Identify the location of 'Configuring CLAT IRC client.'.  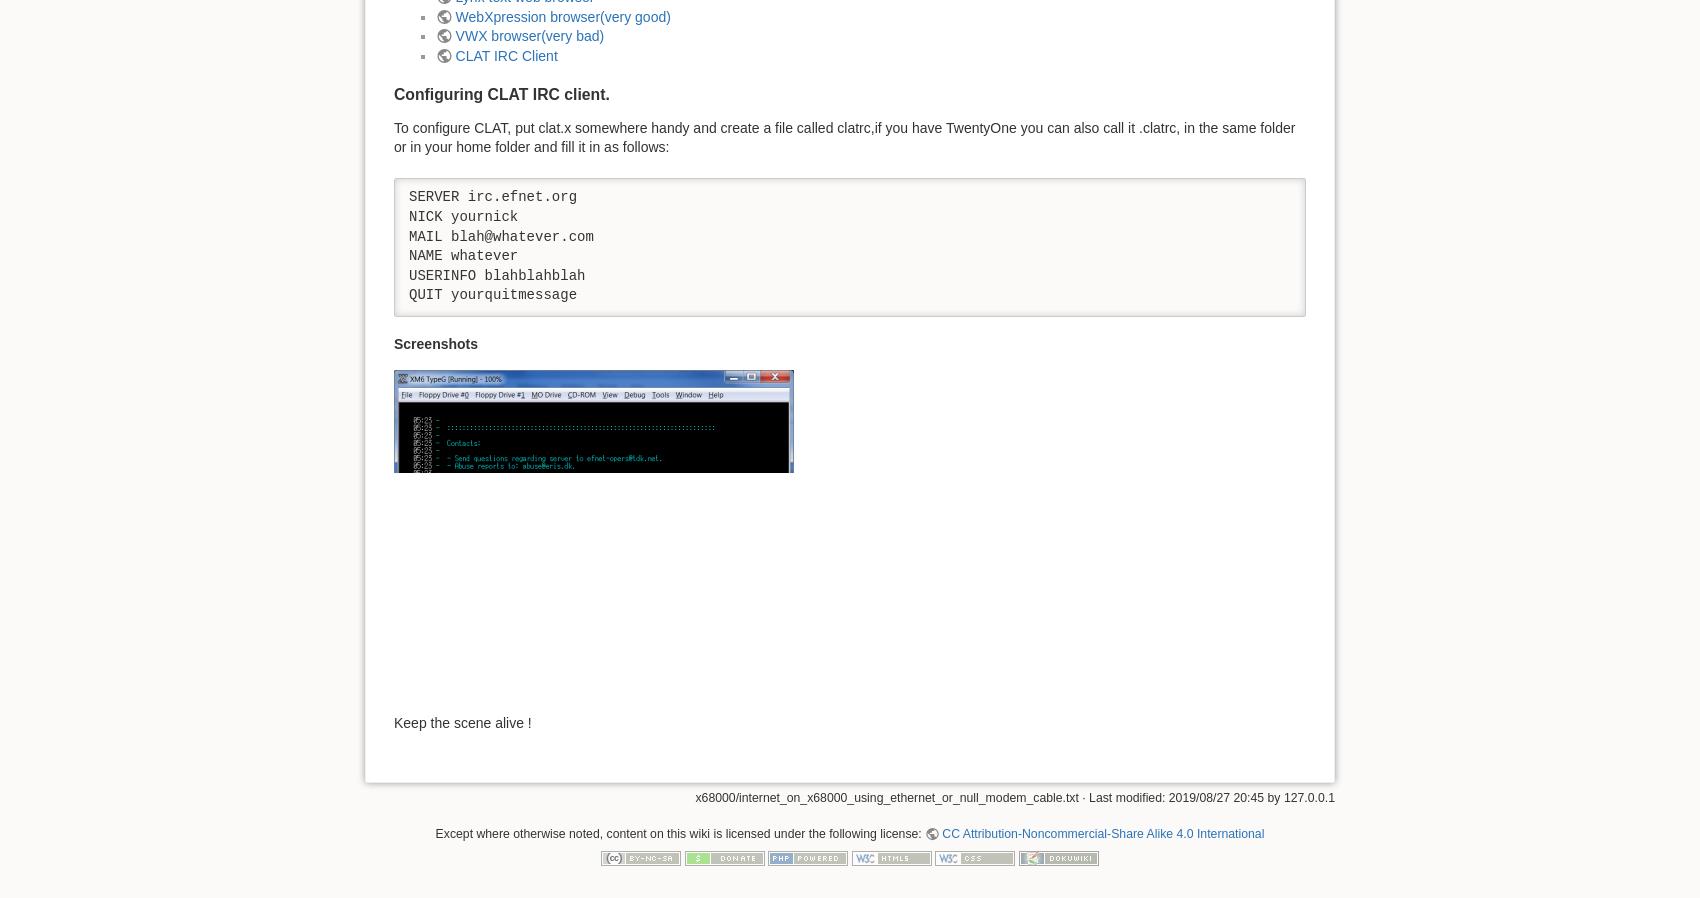
(501, 92).